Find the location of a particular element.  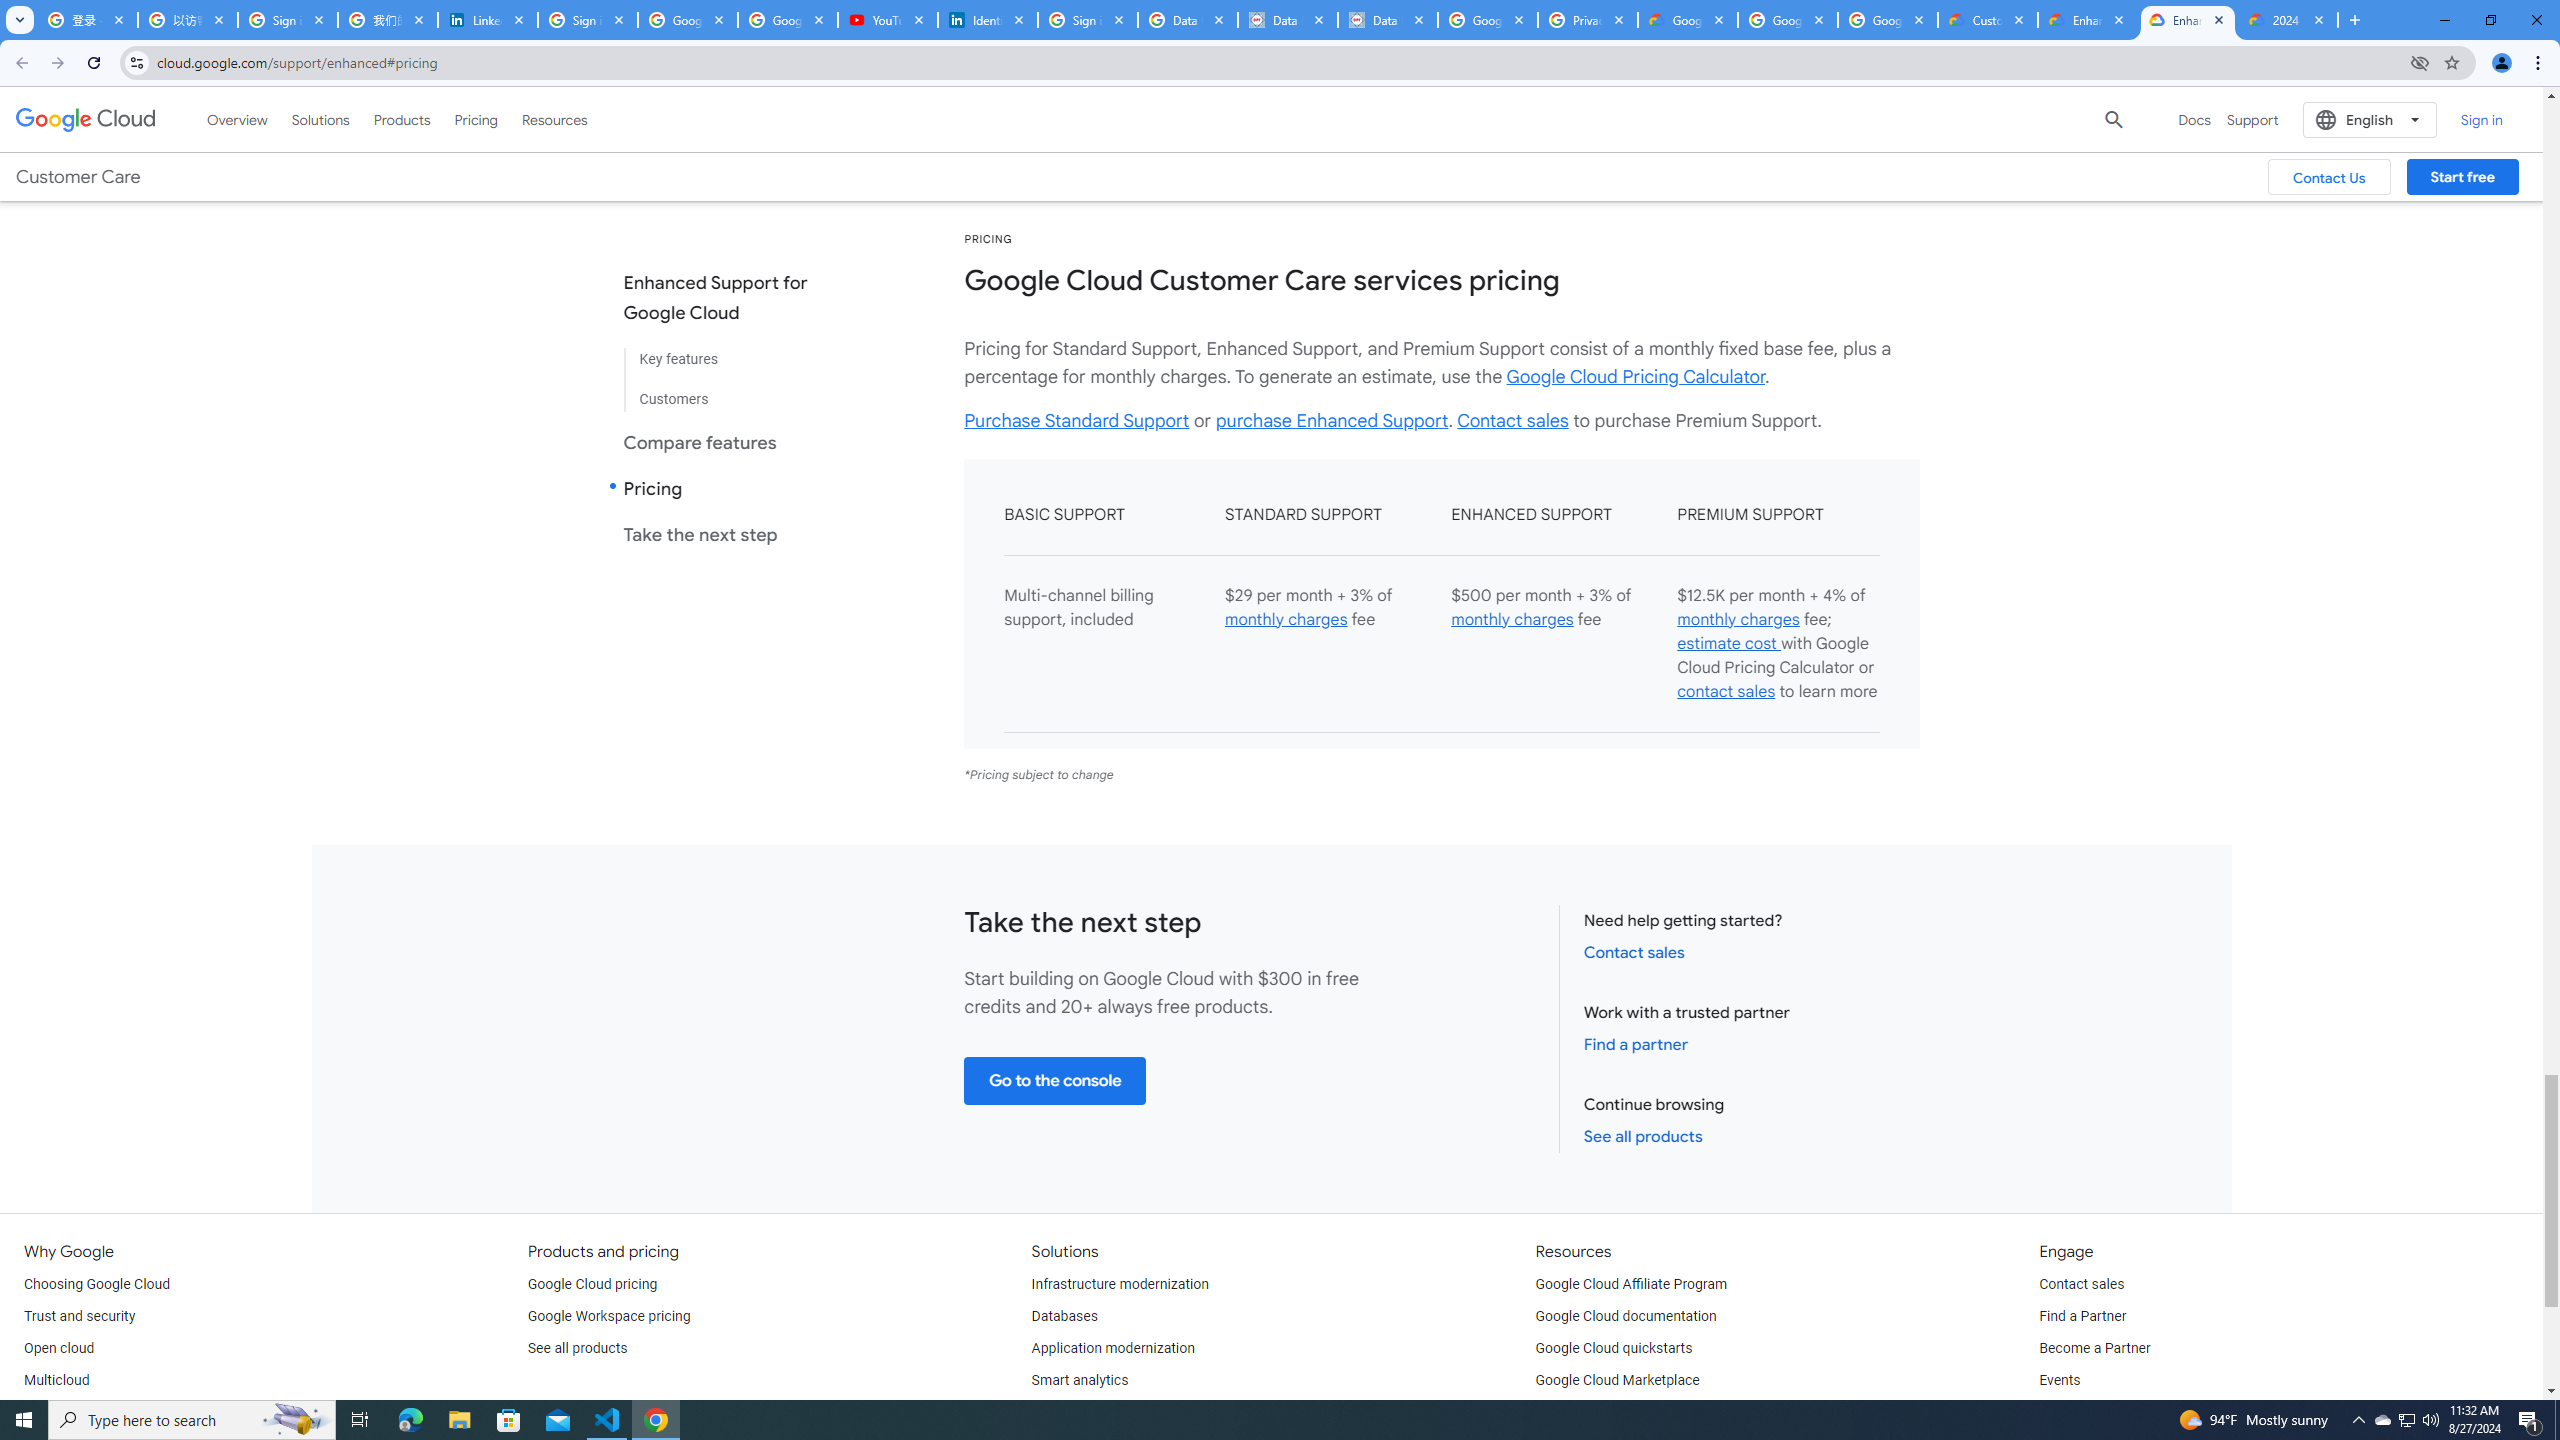

'Search tabs' is located at coordinates (19, 19).